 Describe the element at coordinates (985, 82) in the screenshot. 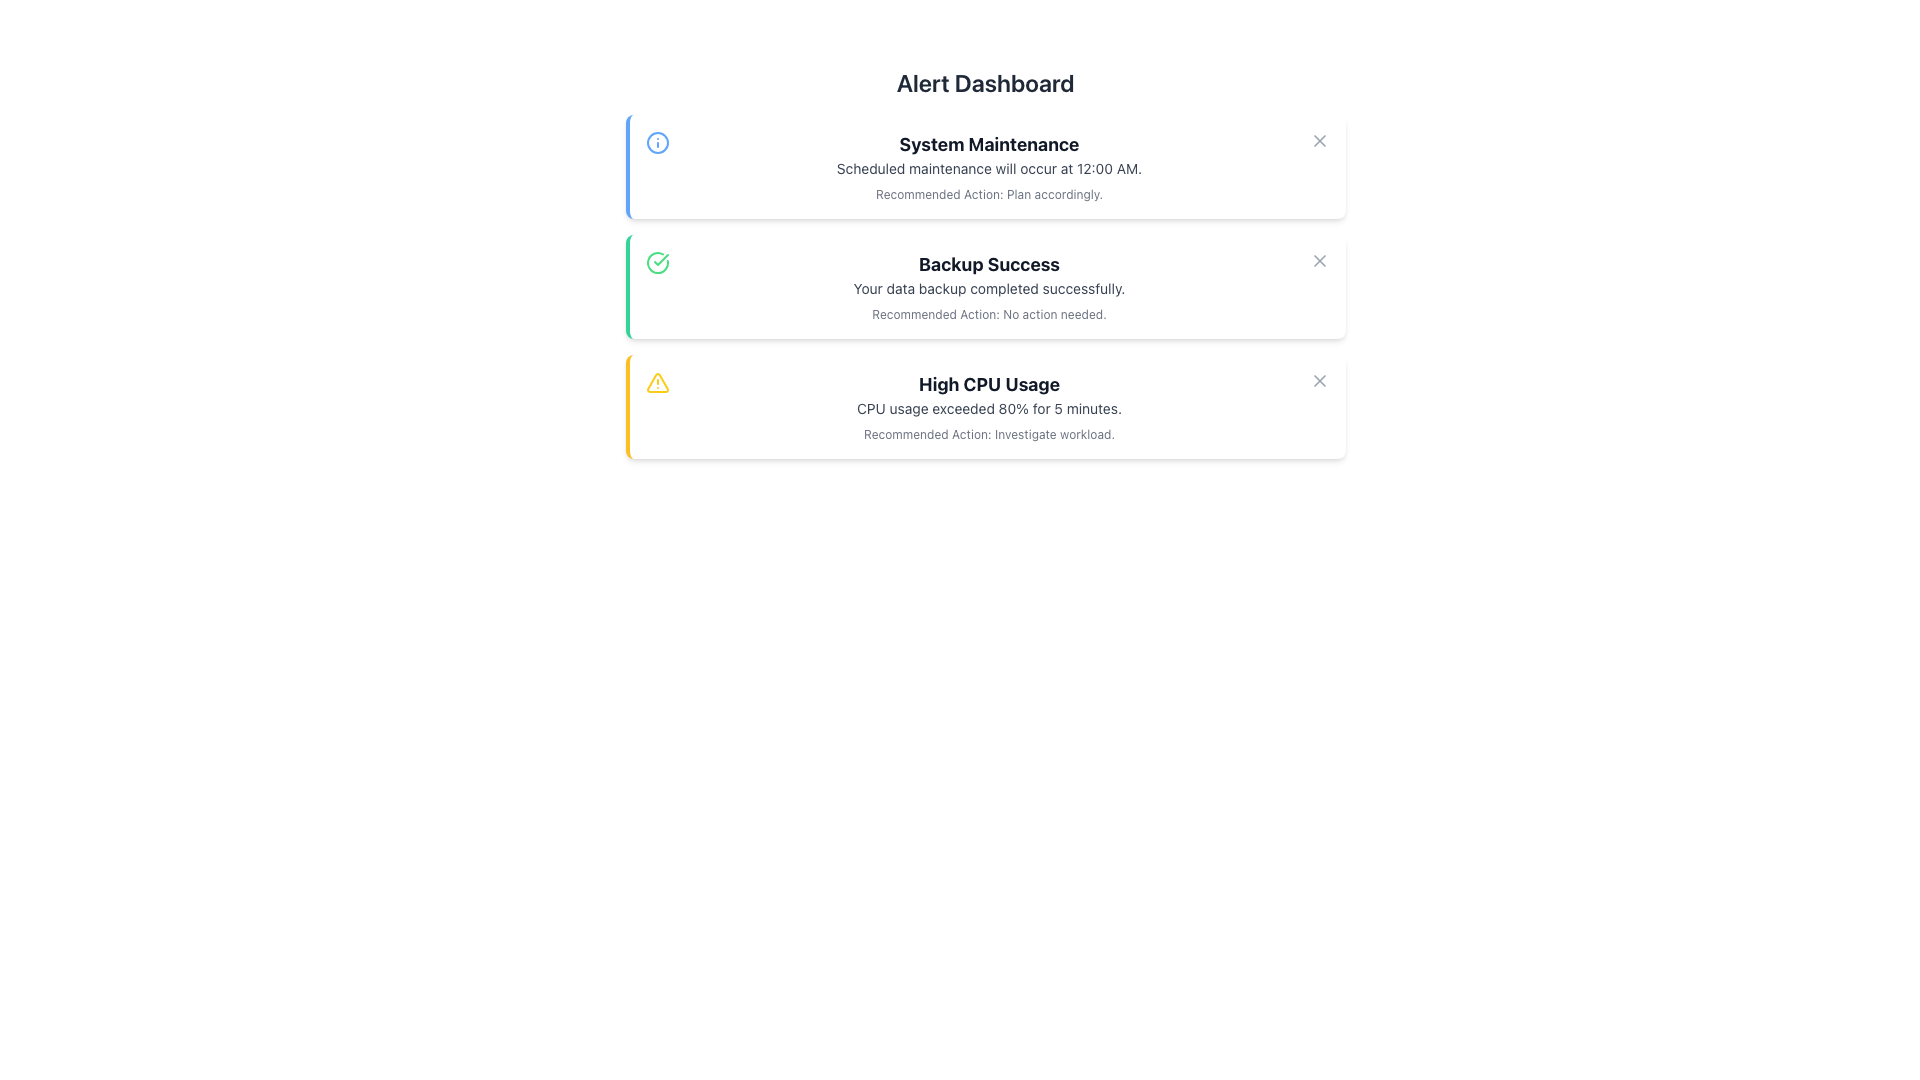

I see `the Text Header element, which serves as the title for the dashboard interface, located at the top and centered horizontally, above the notification cards` at that location.